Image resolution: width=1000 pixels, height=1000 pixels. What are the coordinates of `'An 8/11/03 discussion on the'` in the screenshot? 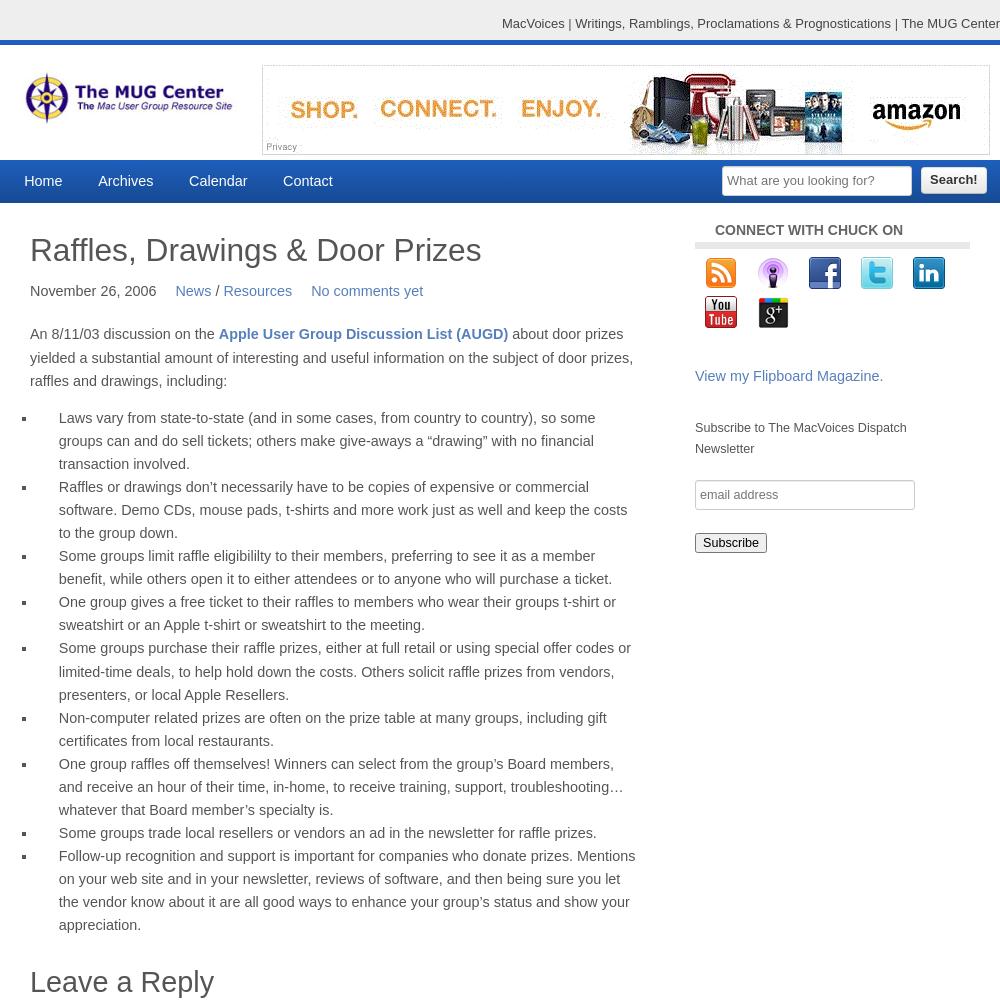 It's located at (123, 333).